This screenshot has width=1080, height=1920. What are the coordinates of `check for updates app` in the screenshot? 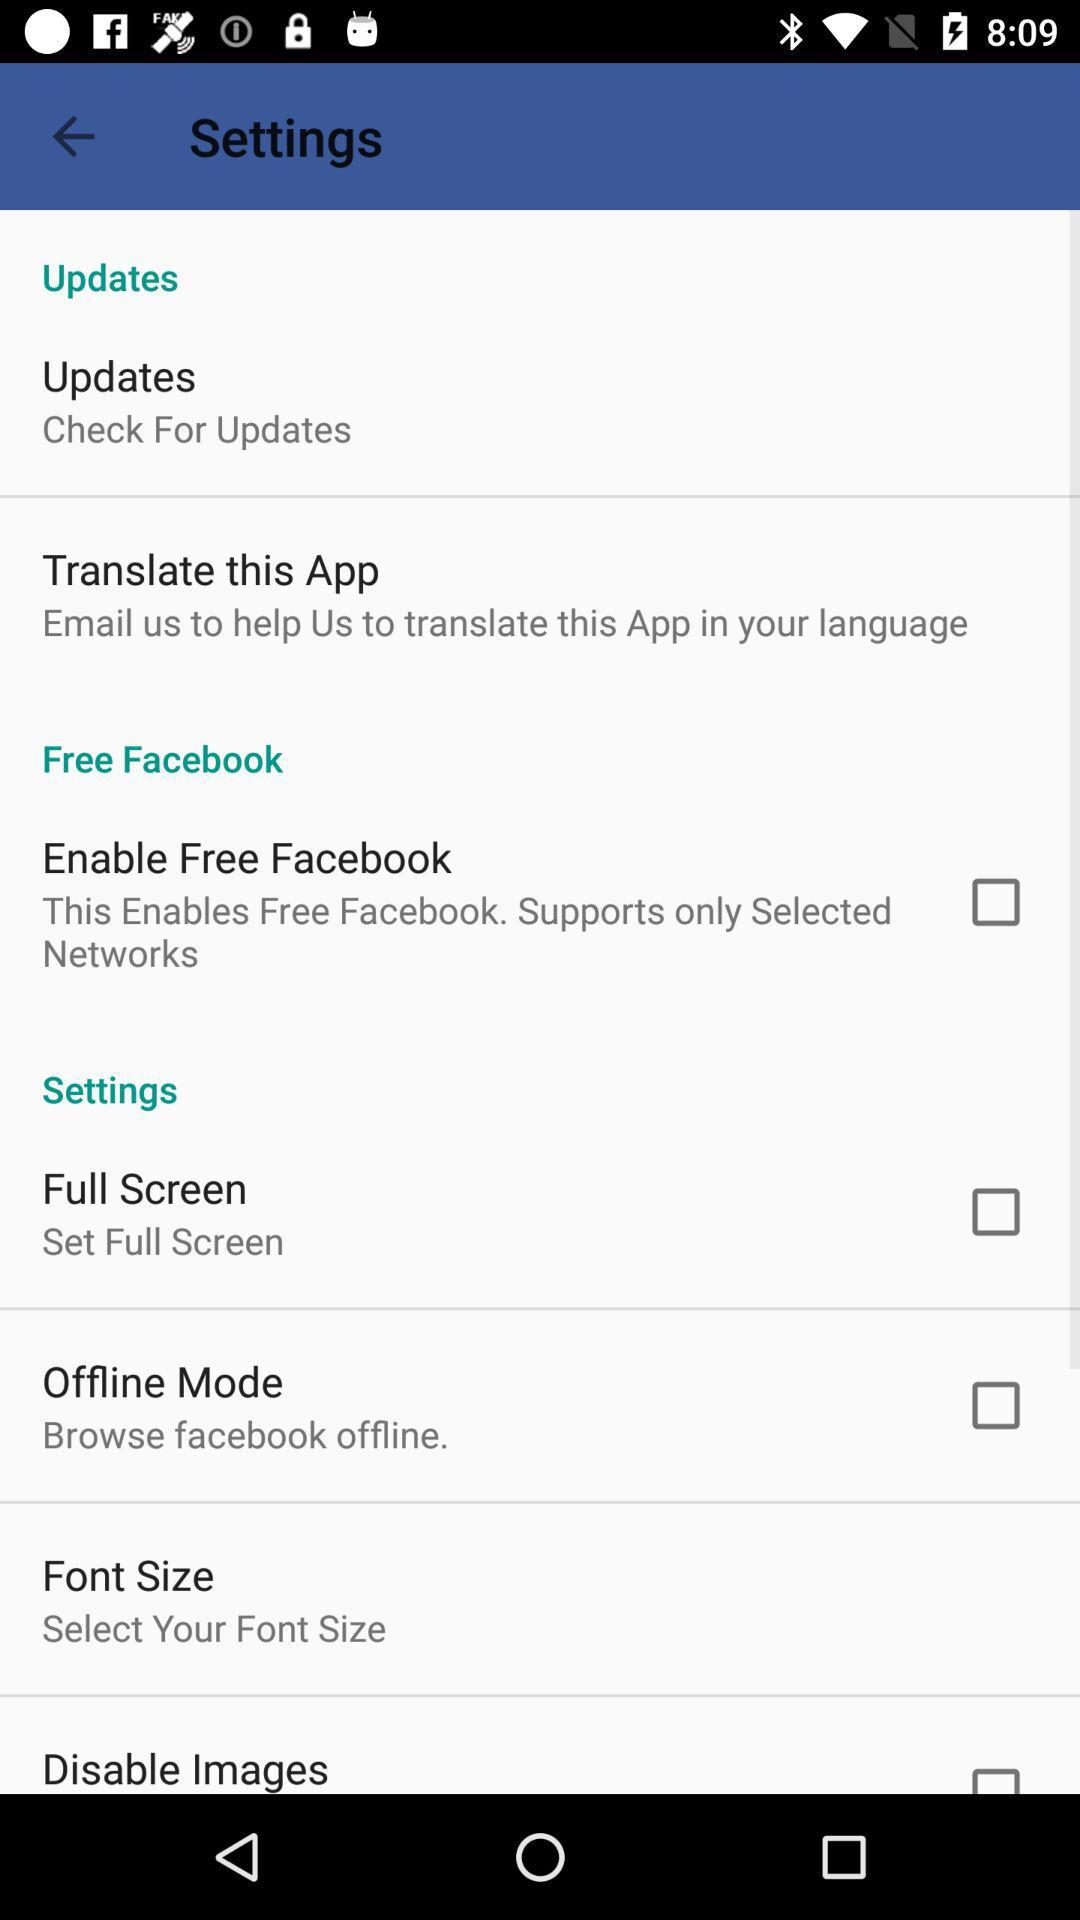 It's located at (196, 427).